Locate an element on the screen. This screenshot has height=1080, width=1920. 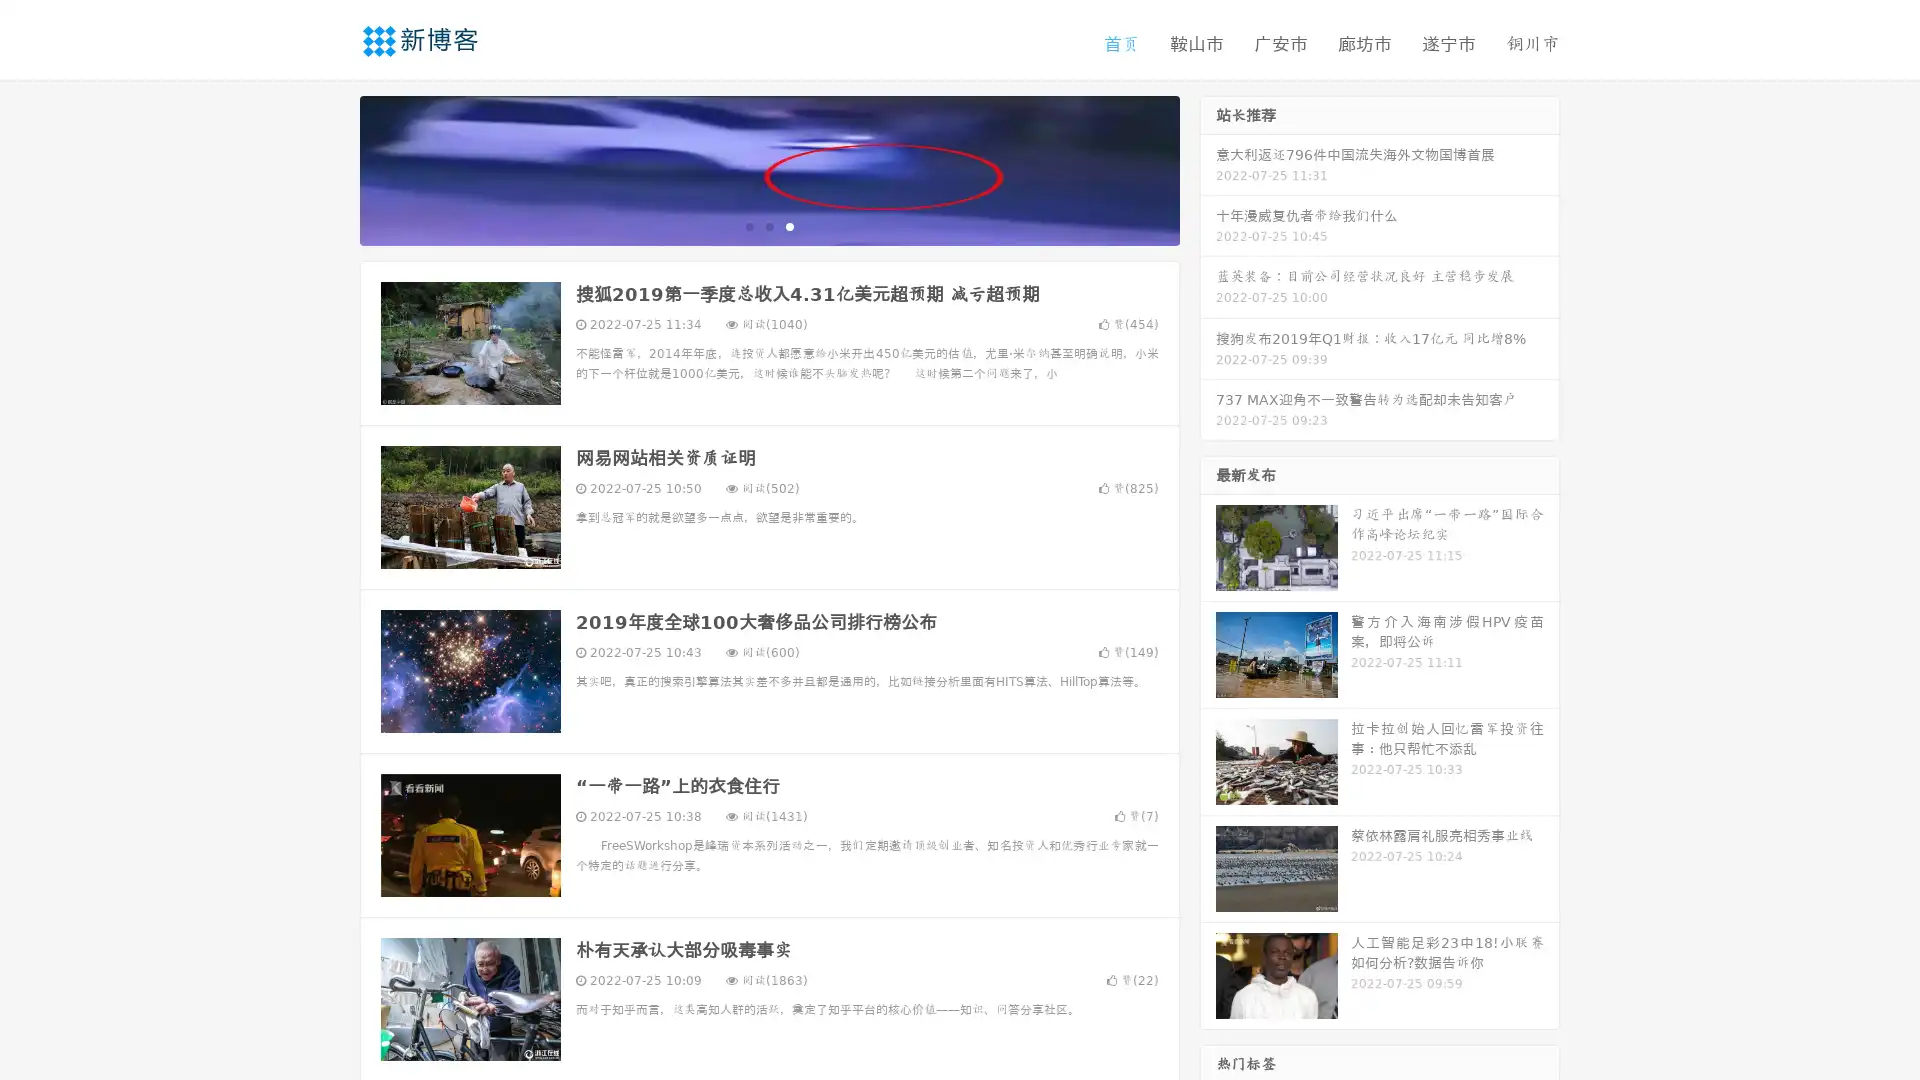
Next slide is located at coordinates (1208, 168).